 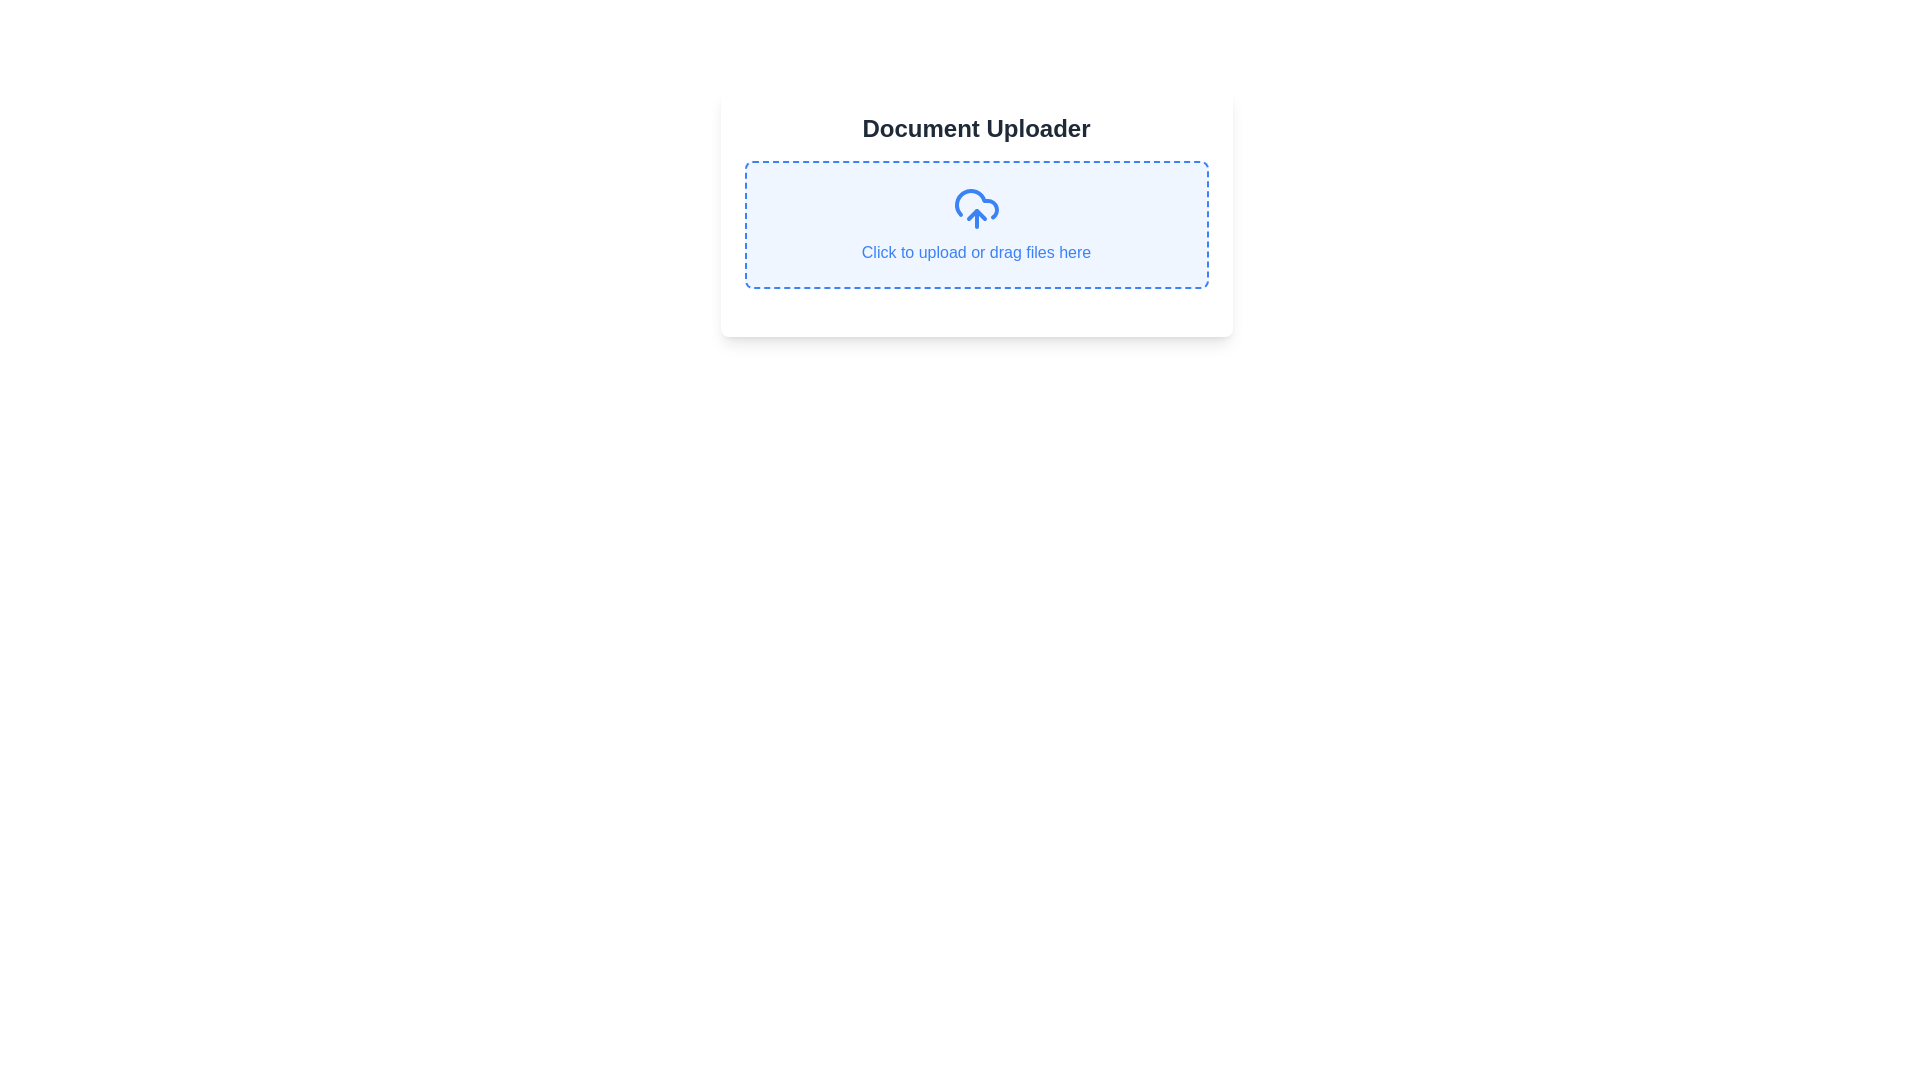 What do you see at coordinates (976, 215) in the screenshot?
I see `the upward-pointing blue arrow icon located inside the cloud-shaped icon, which is centered within the dashed blue-bordered rectangle below the title 'Document Uploader'` at bounding box center [976, 215].